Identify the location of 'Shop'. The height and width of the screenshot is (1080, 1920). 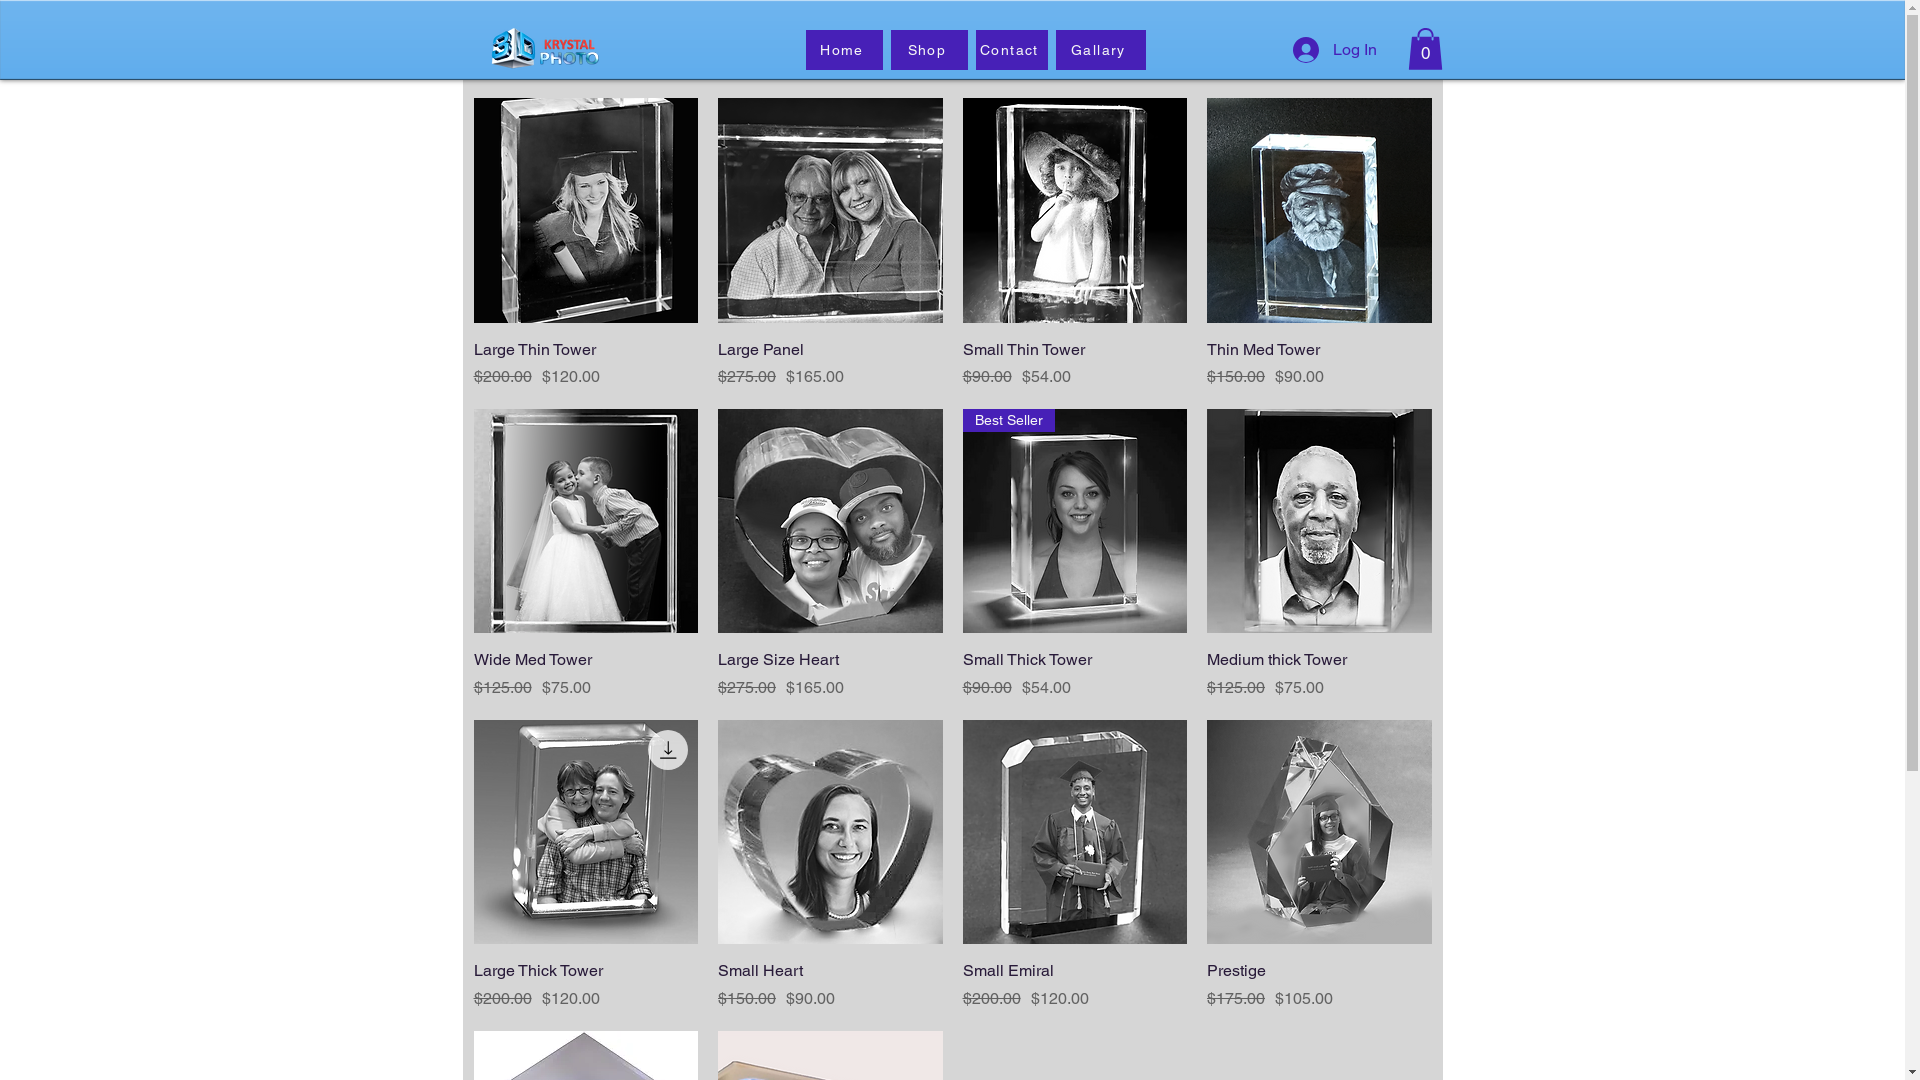
(927, 49).